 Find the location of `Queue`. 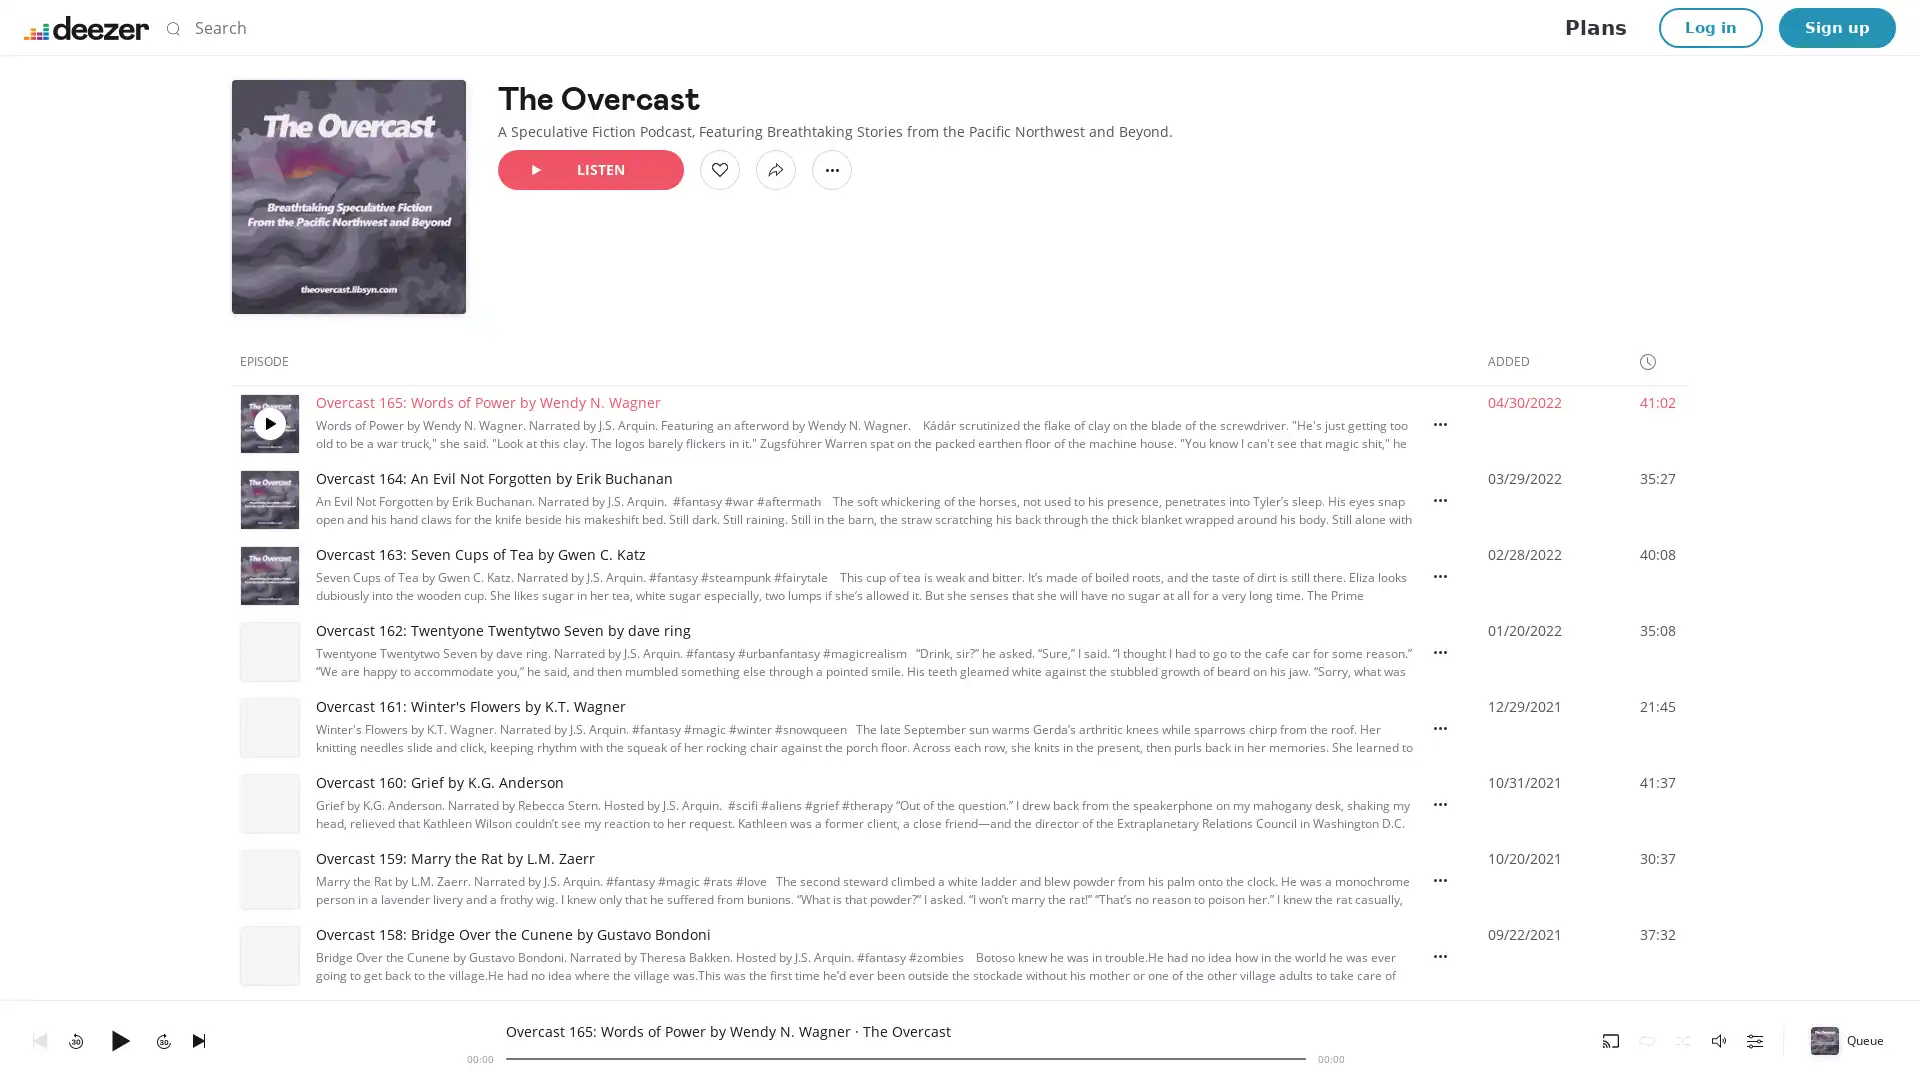

Queue is located at coordinates (1848, 1039).